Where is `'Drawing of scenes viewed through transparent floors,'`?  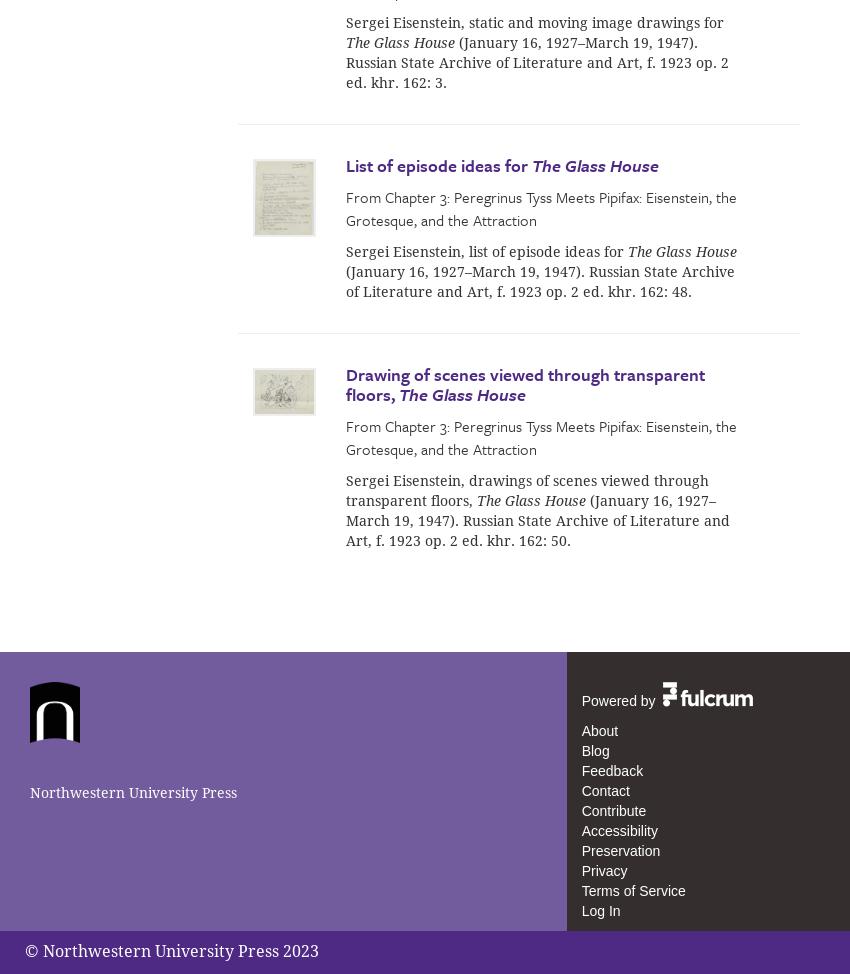 'Drawing of scenes viewed through transparent floors,' is located at coordinates (524, 383).